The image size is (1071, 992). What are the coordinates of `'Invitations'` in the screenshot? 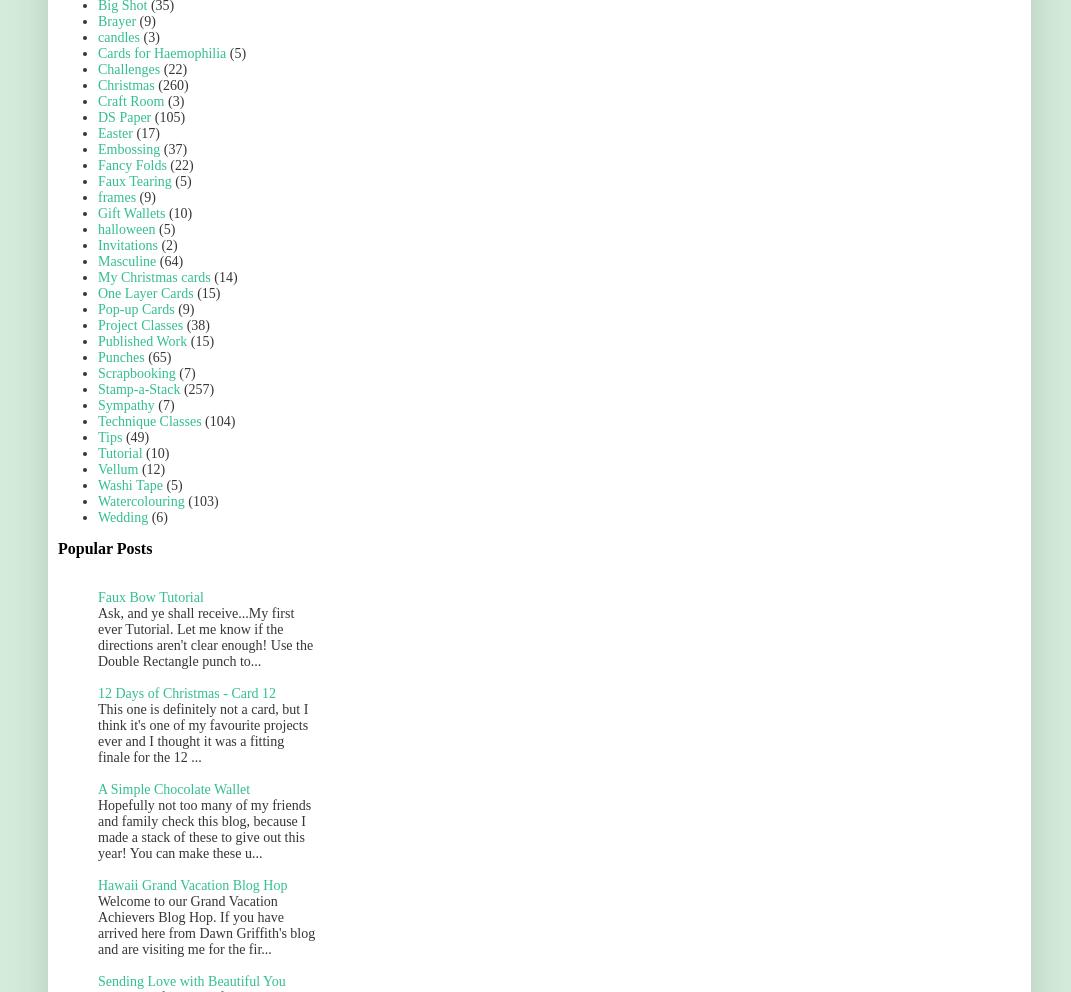 It's located at (97, 245).